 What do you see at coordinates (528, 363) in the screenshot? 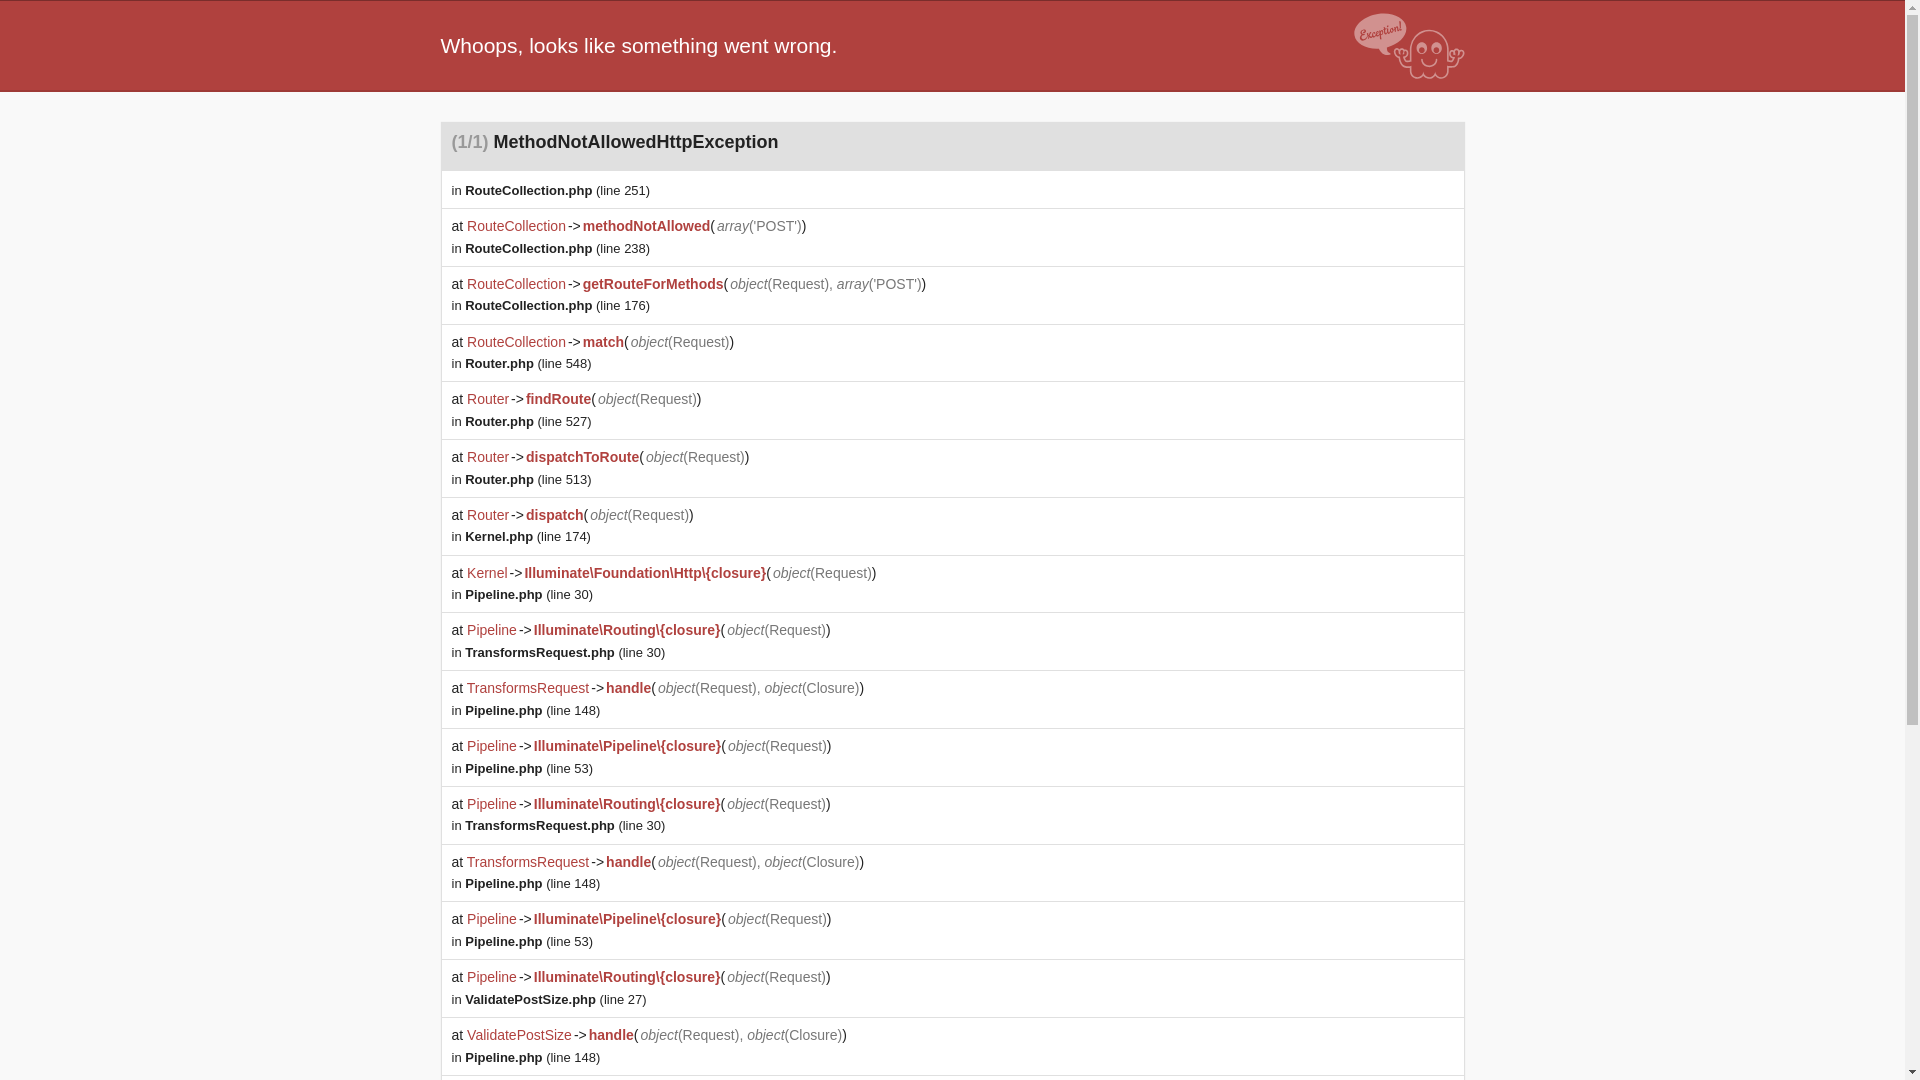
I see `'Router.php (line 548)'` at bounding box center [528, 363].